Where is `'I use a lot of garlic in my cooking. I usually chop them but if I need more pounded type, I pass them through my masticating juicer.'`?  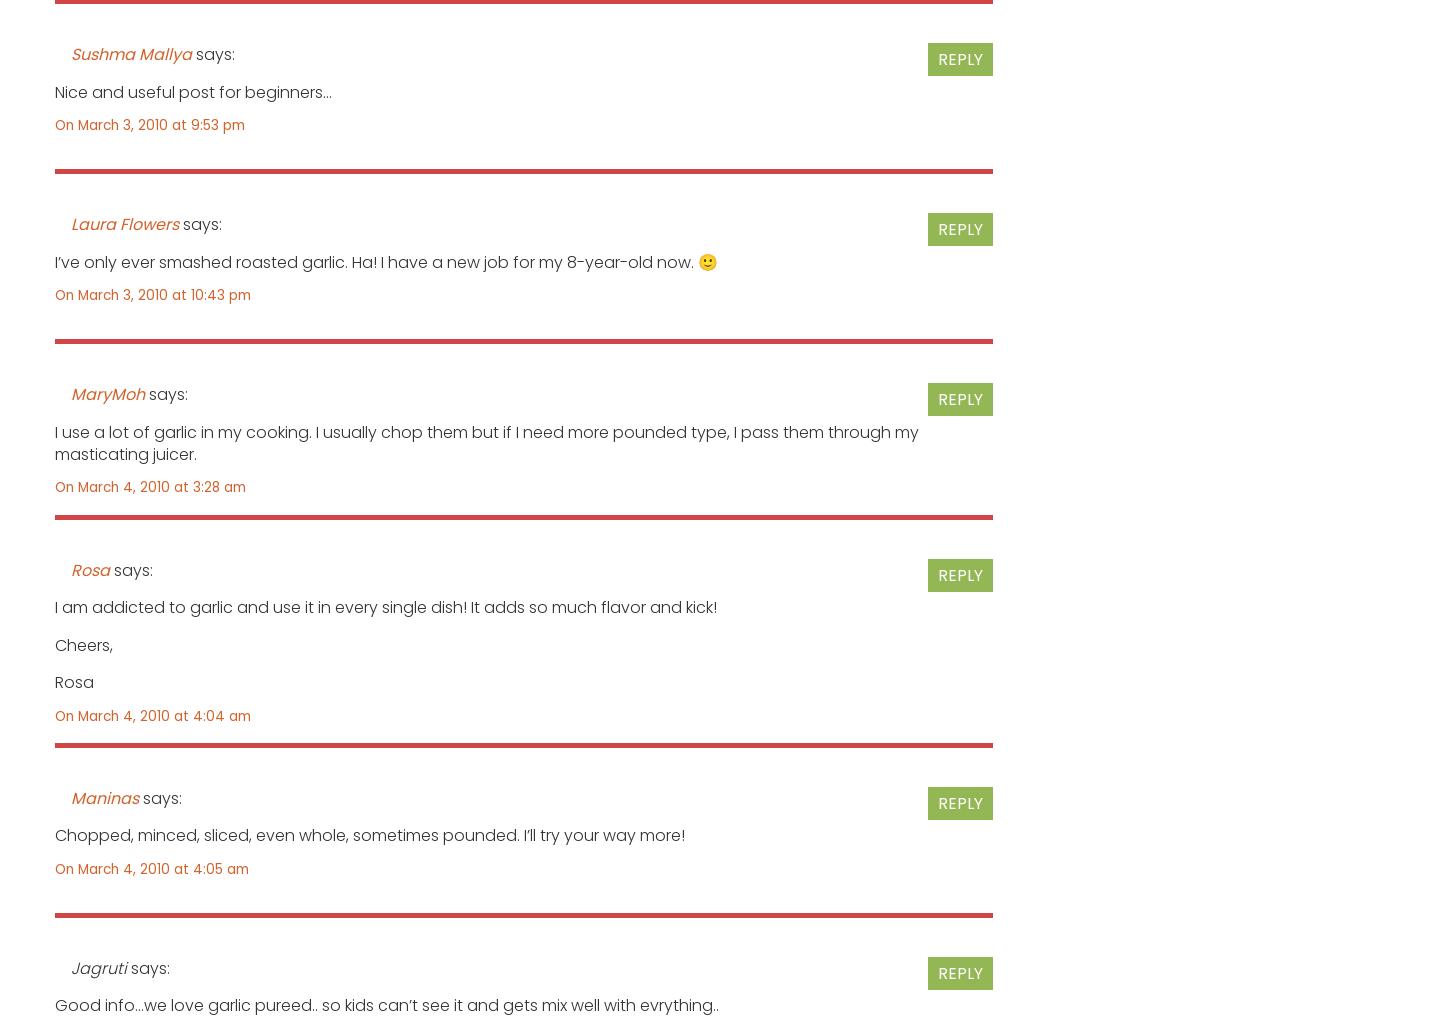
'I use a lot of garlic in my cooking. I usually chop them but if I need more pounded type, I pass them through my masticating juicer.' is located at coordinates (54, 442).